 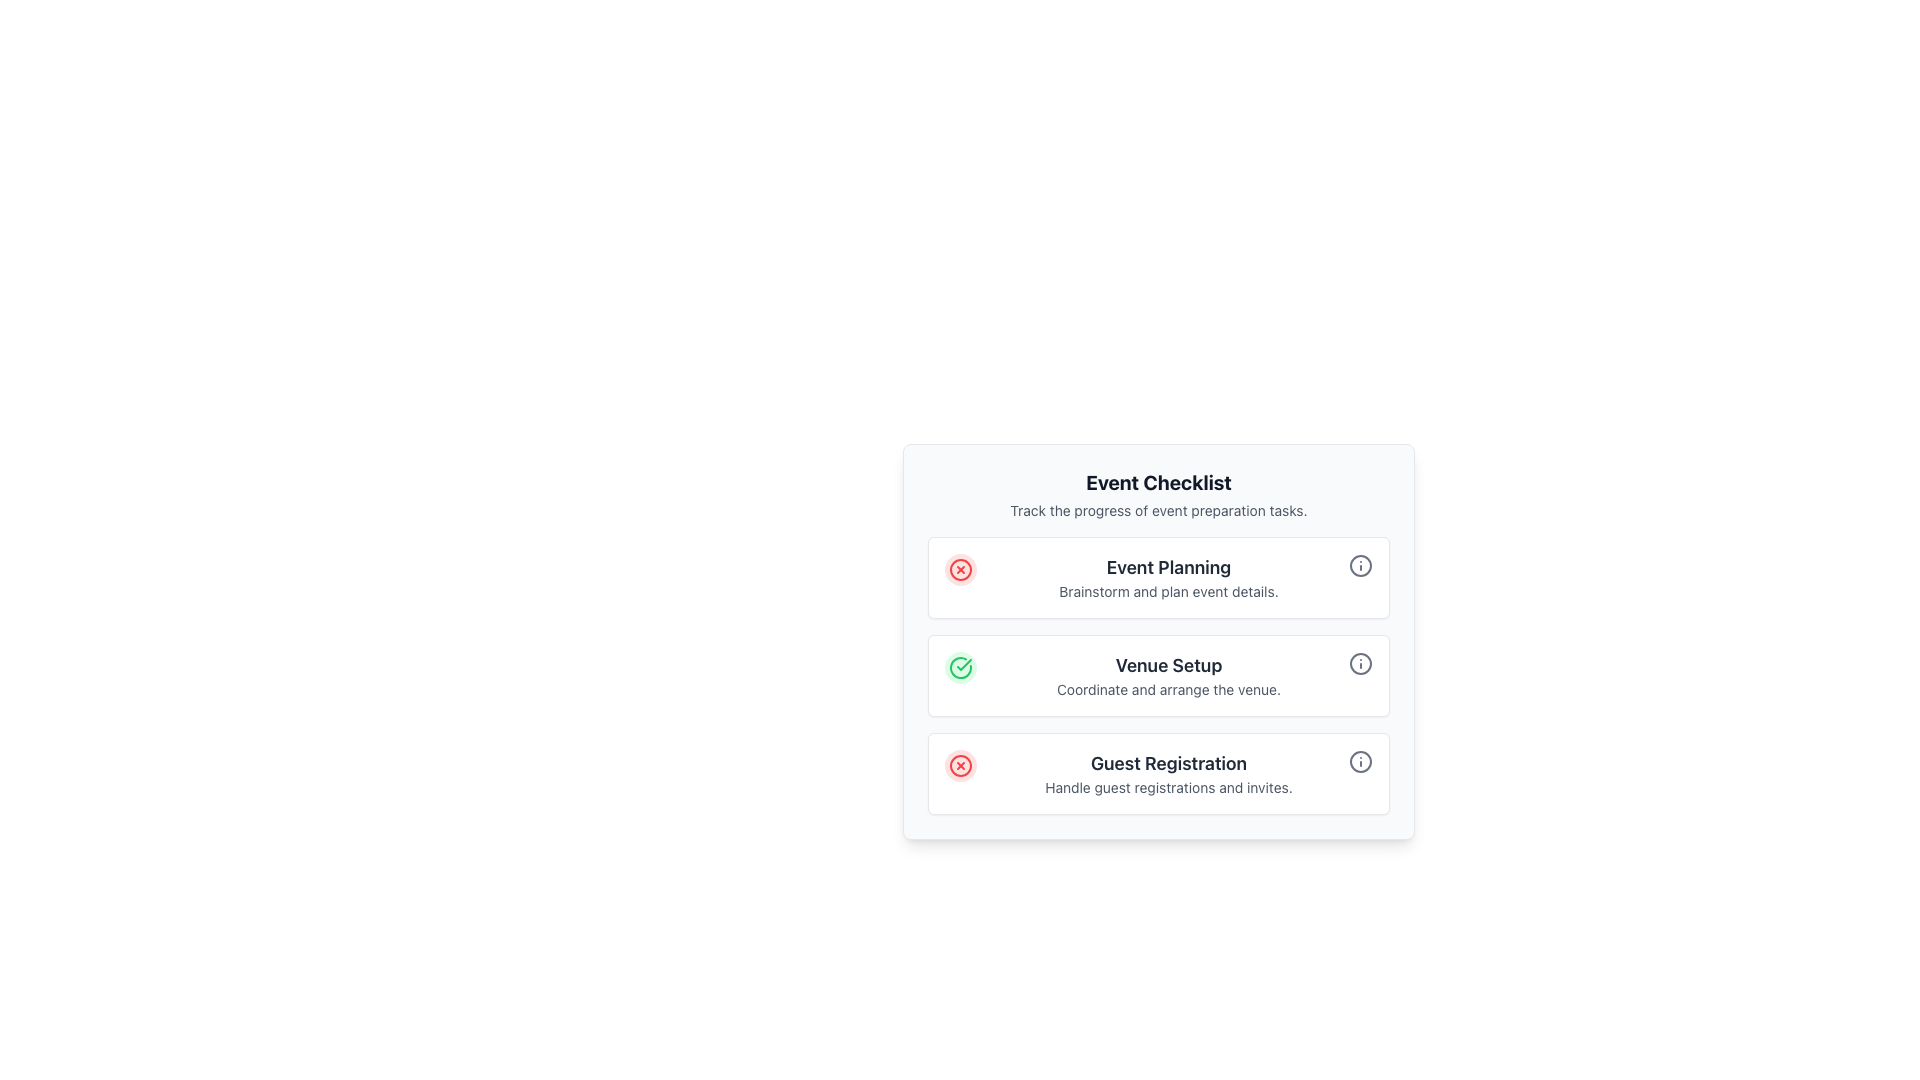 I want to click on the circular icon with a light red background and a red 'X' symbol located in the bottom segment of the three-segment list, preceding the text 'Guest Registration', so click(x=960, y=765).